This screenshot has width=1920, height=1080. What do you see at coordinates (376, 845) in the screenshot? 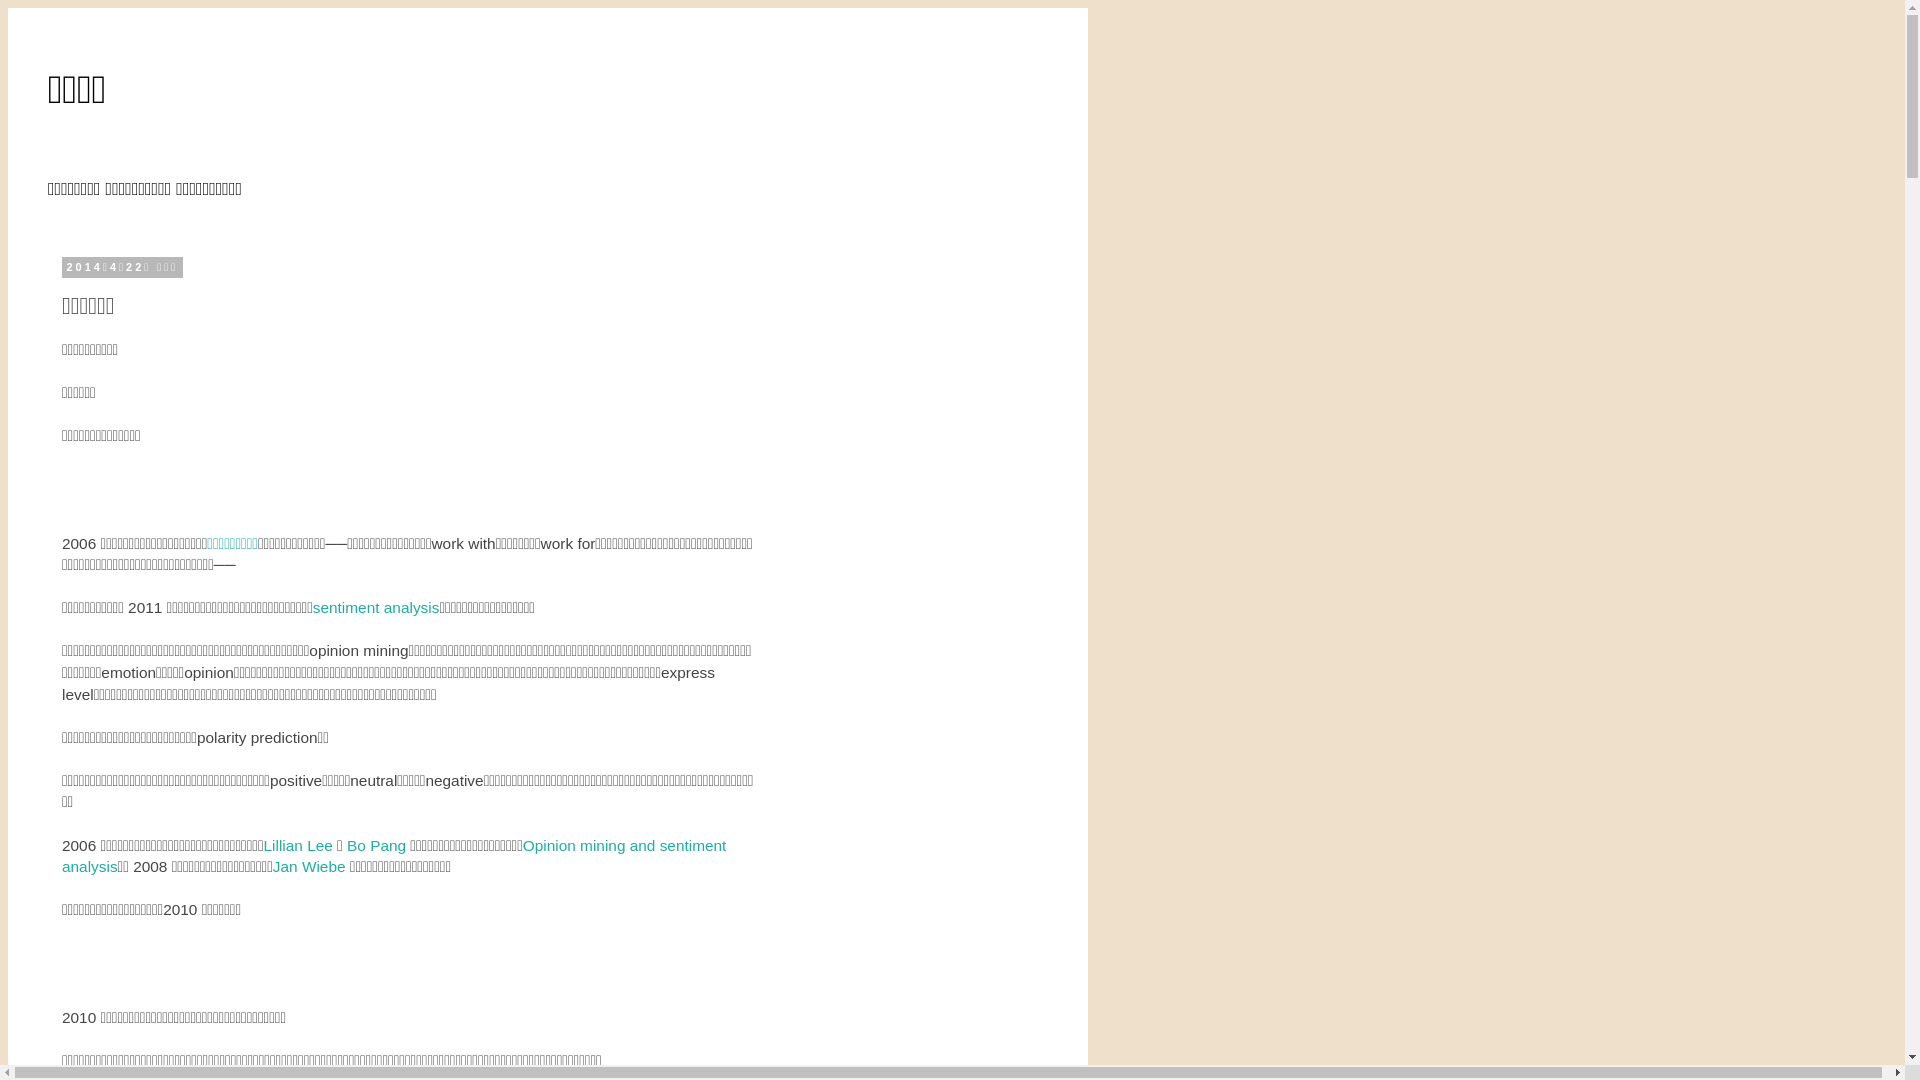
I see `'Bo Pang'` at bounding box center [376, 845].